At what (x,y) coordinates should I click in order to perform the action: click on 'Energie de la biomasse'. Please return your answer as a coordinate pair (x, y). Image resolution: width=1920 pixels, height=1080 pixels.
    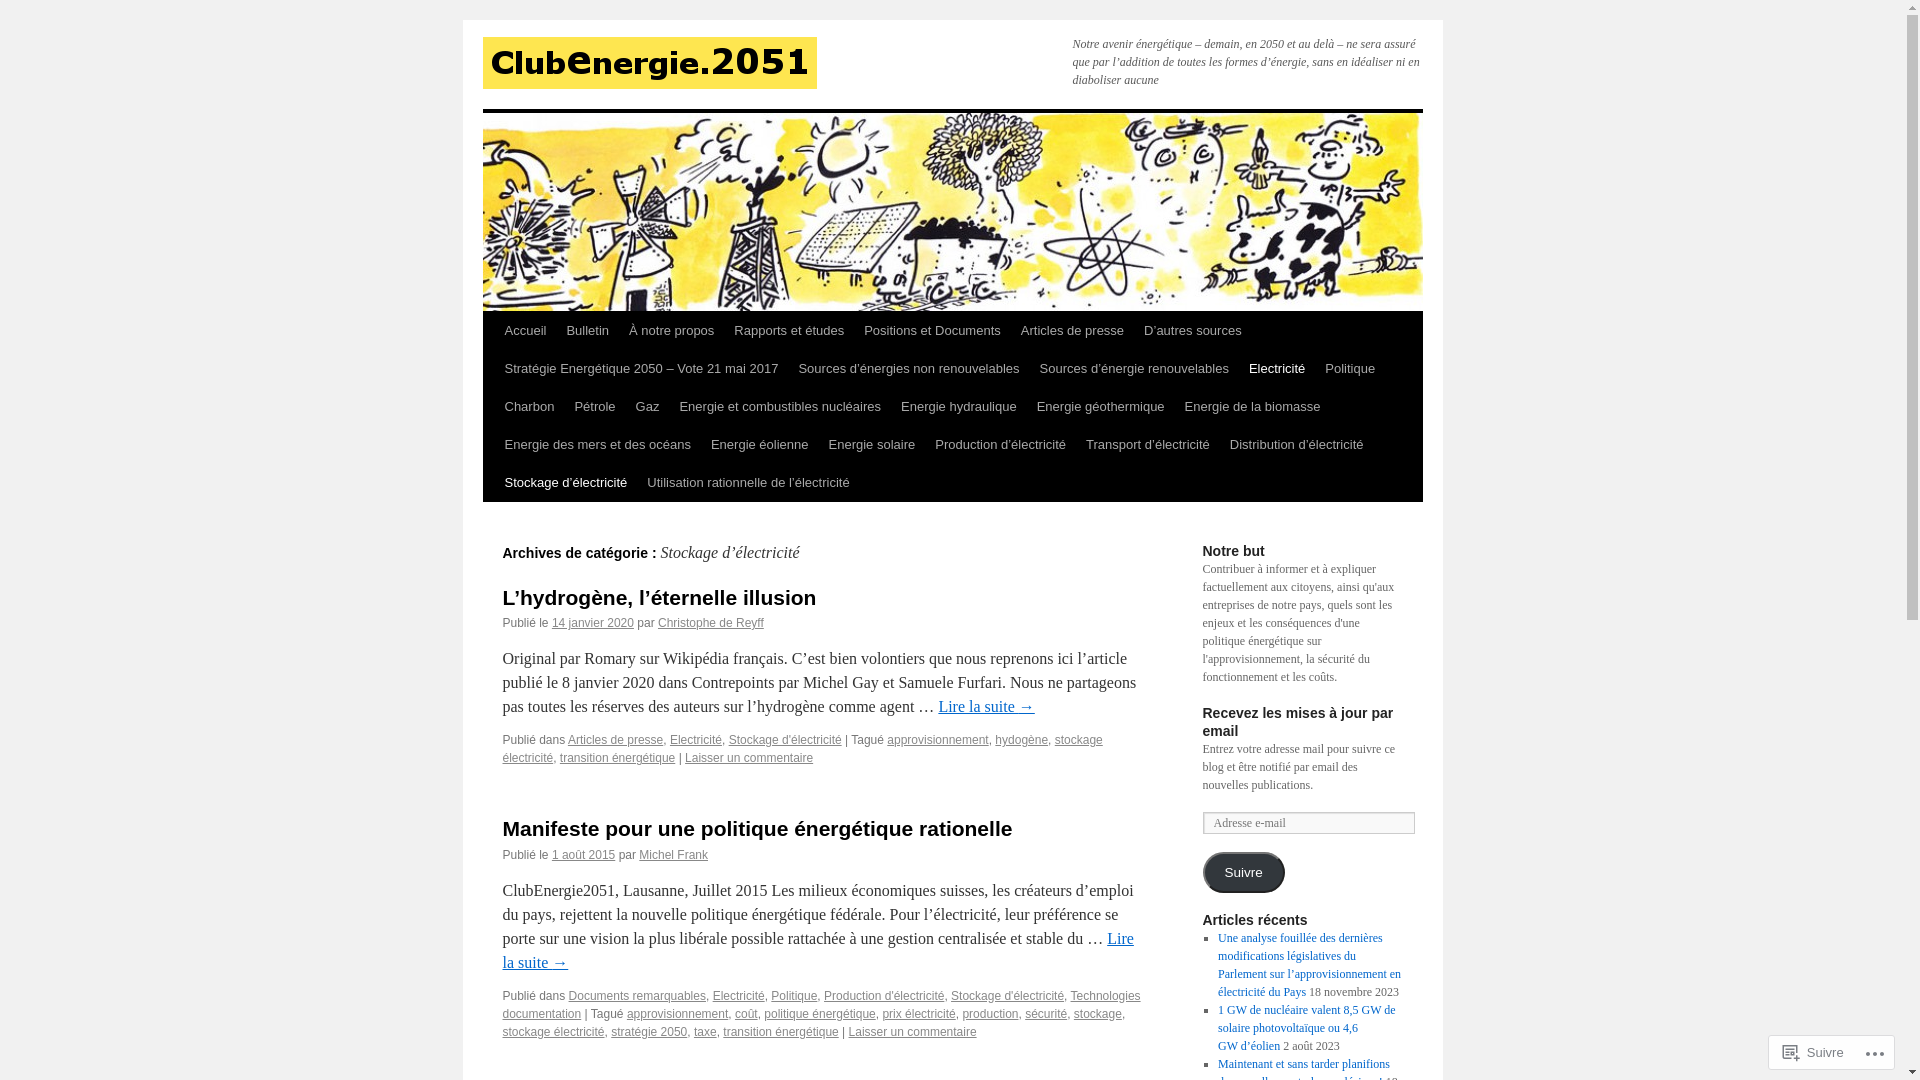
    Looking at the image, I should click on (1251, 406).